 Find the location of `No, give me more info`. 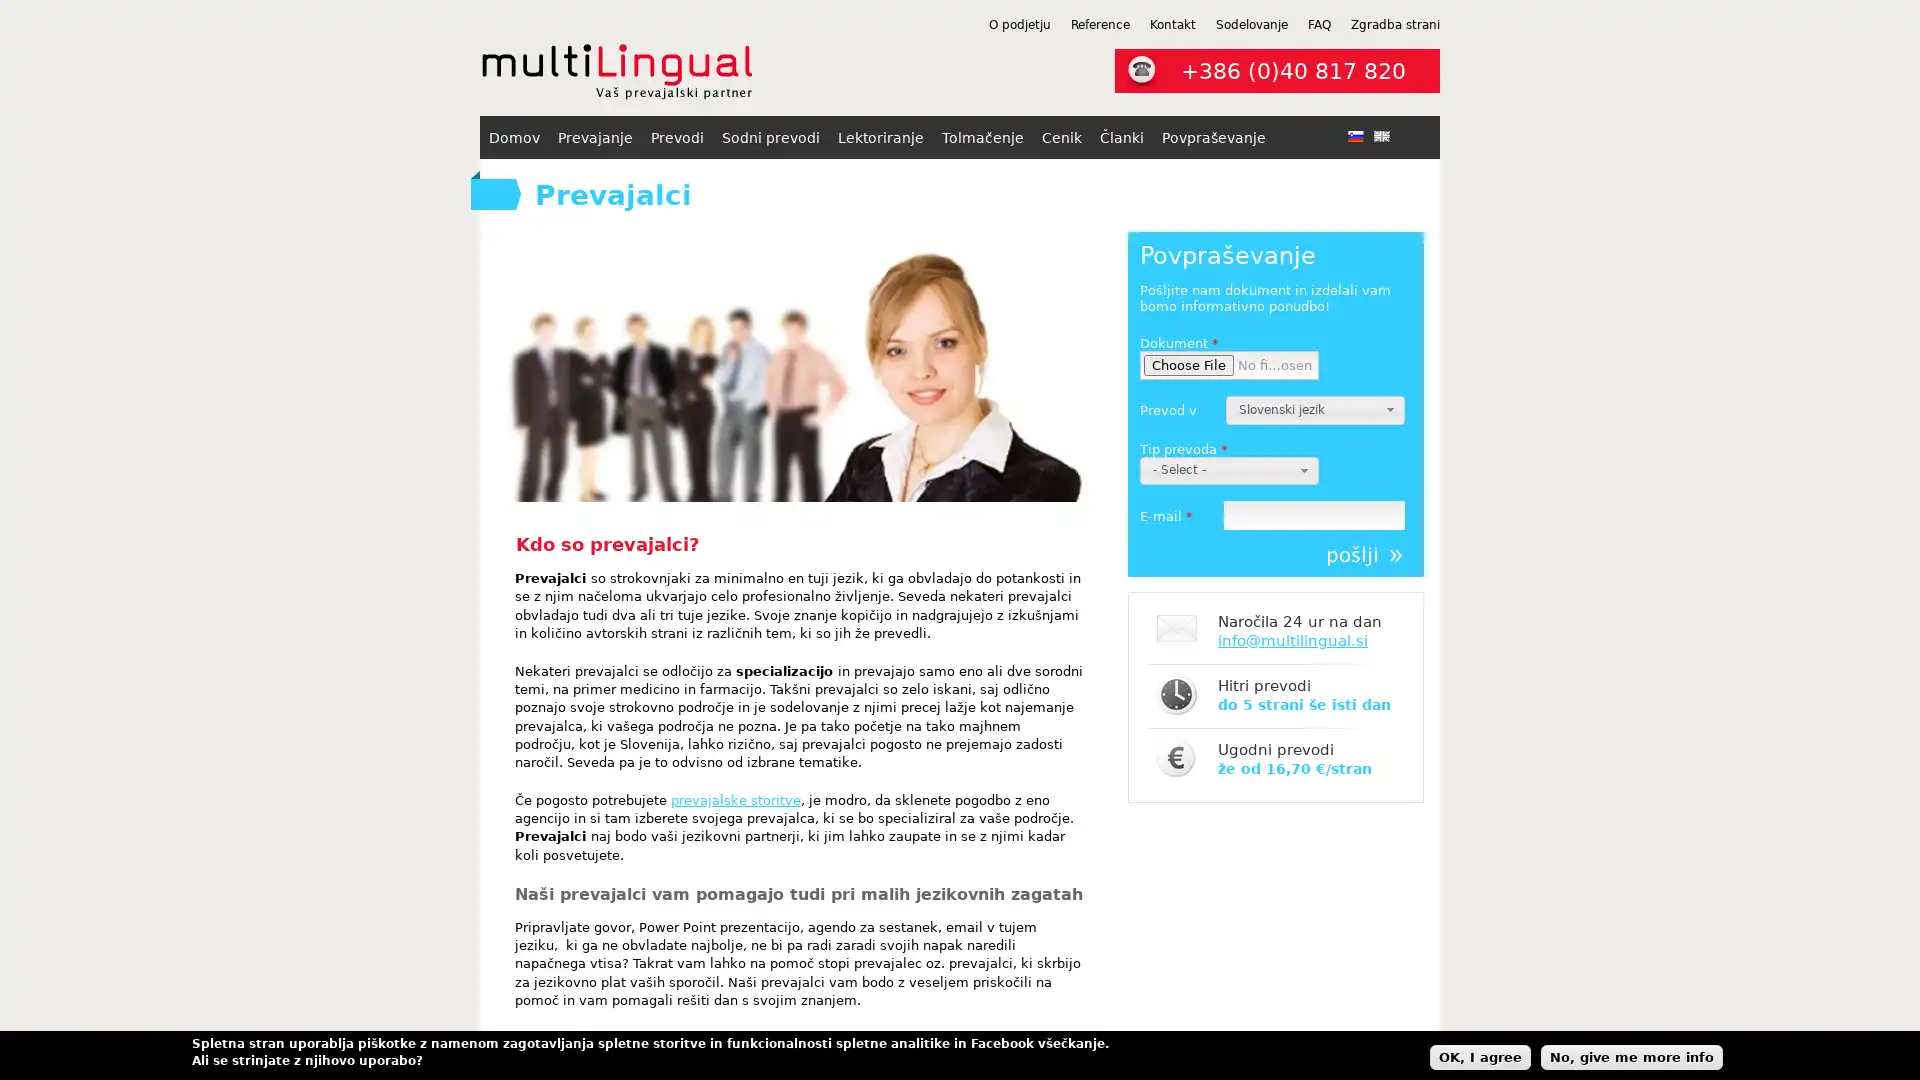

No, give me more info is located at coordinates (1632, 1055).